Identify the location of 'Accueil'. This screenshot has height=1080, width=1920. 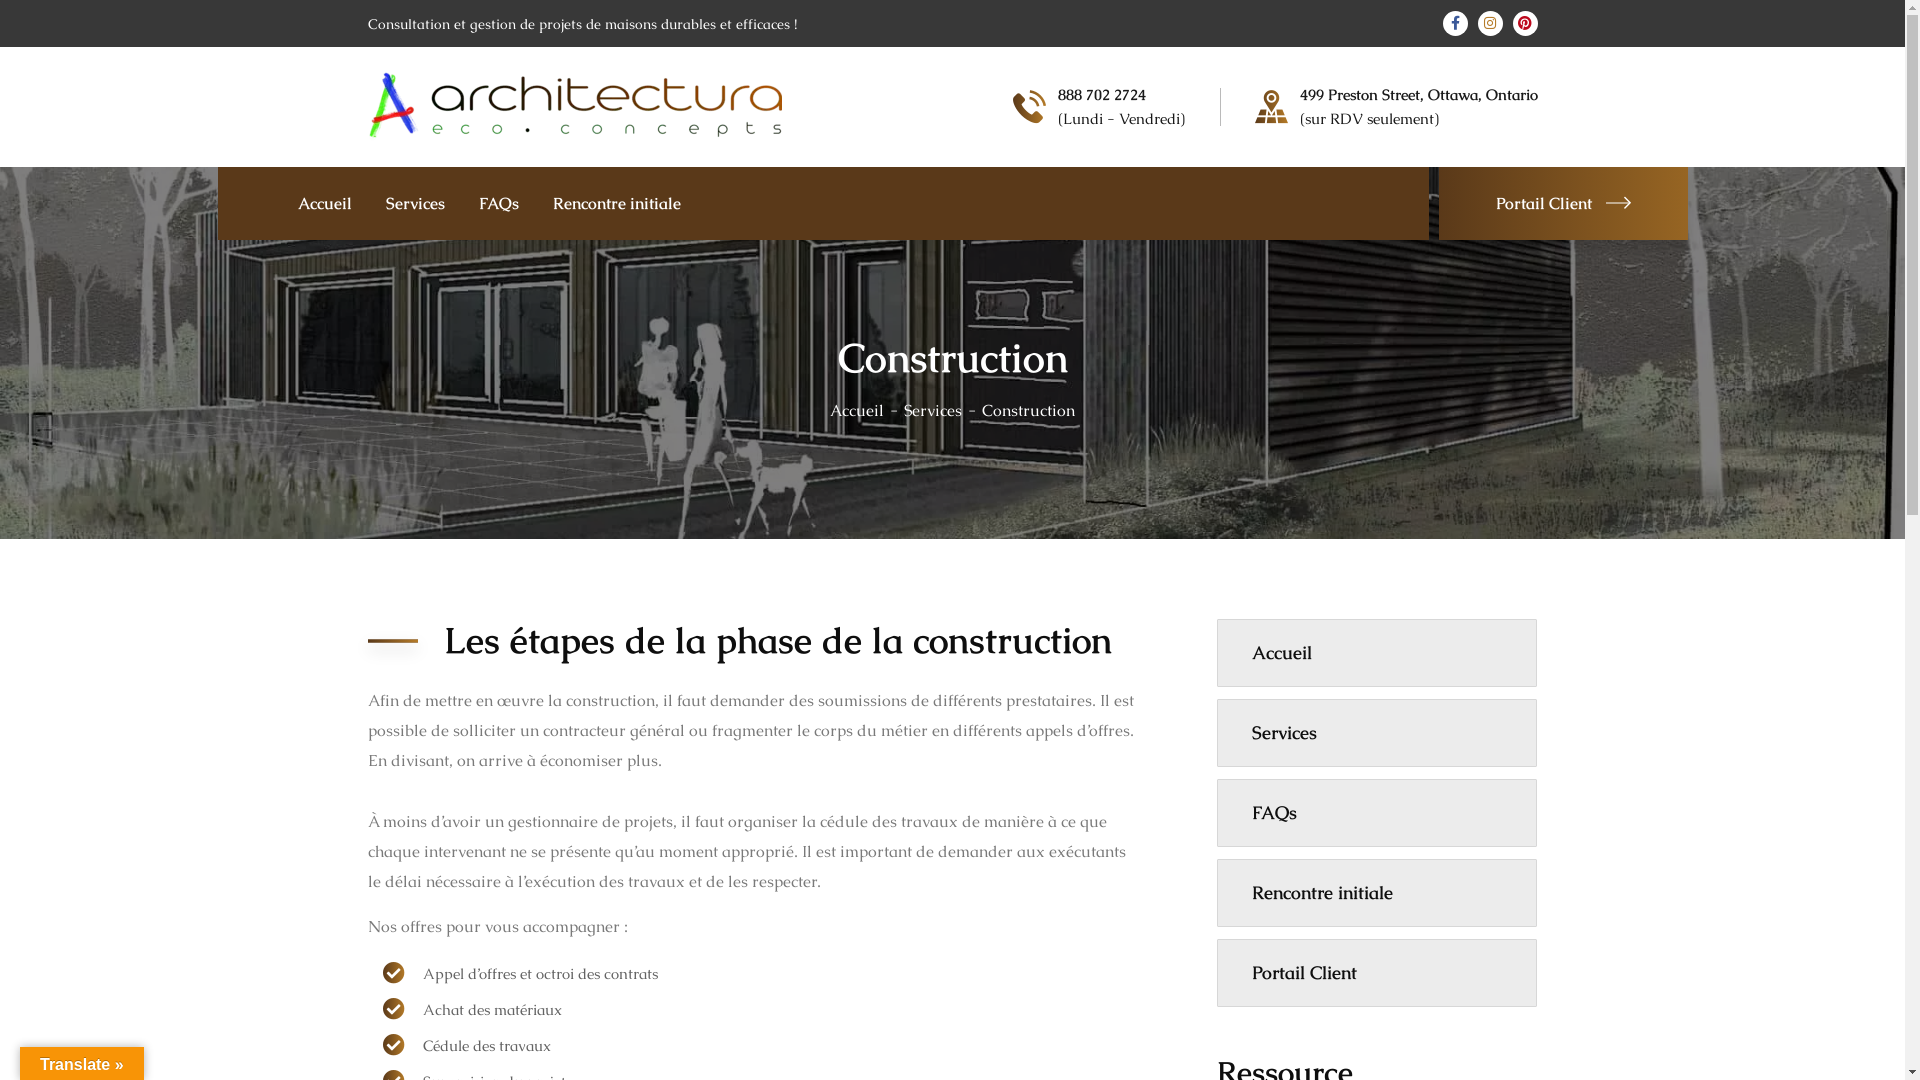
(830, 409).